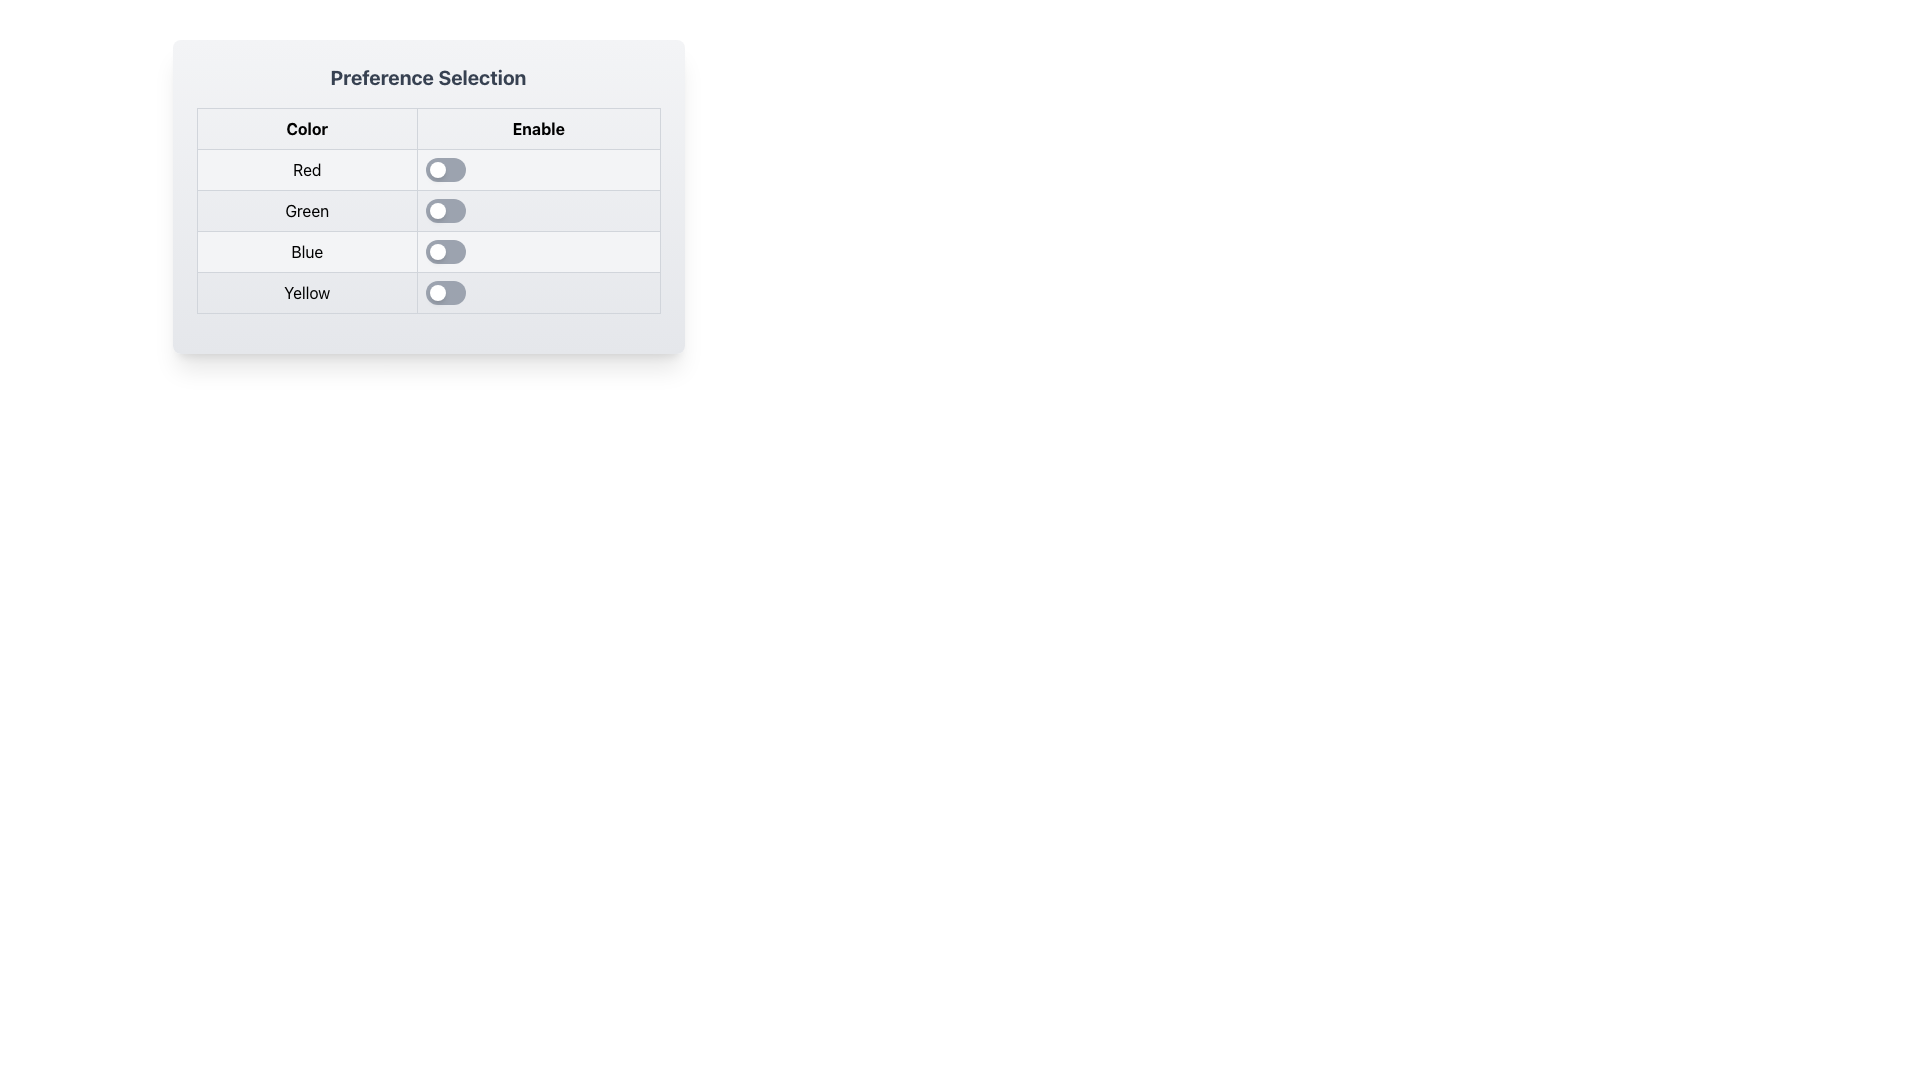 This screenshot has width=1920, height=1080. I want to click on the 'Yellow' text label located in the last row under the 'Color' column of the table, so click(306, 293).